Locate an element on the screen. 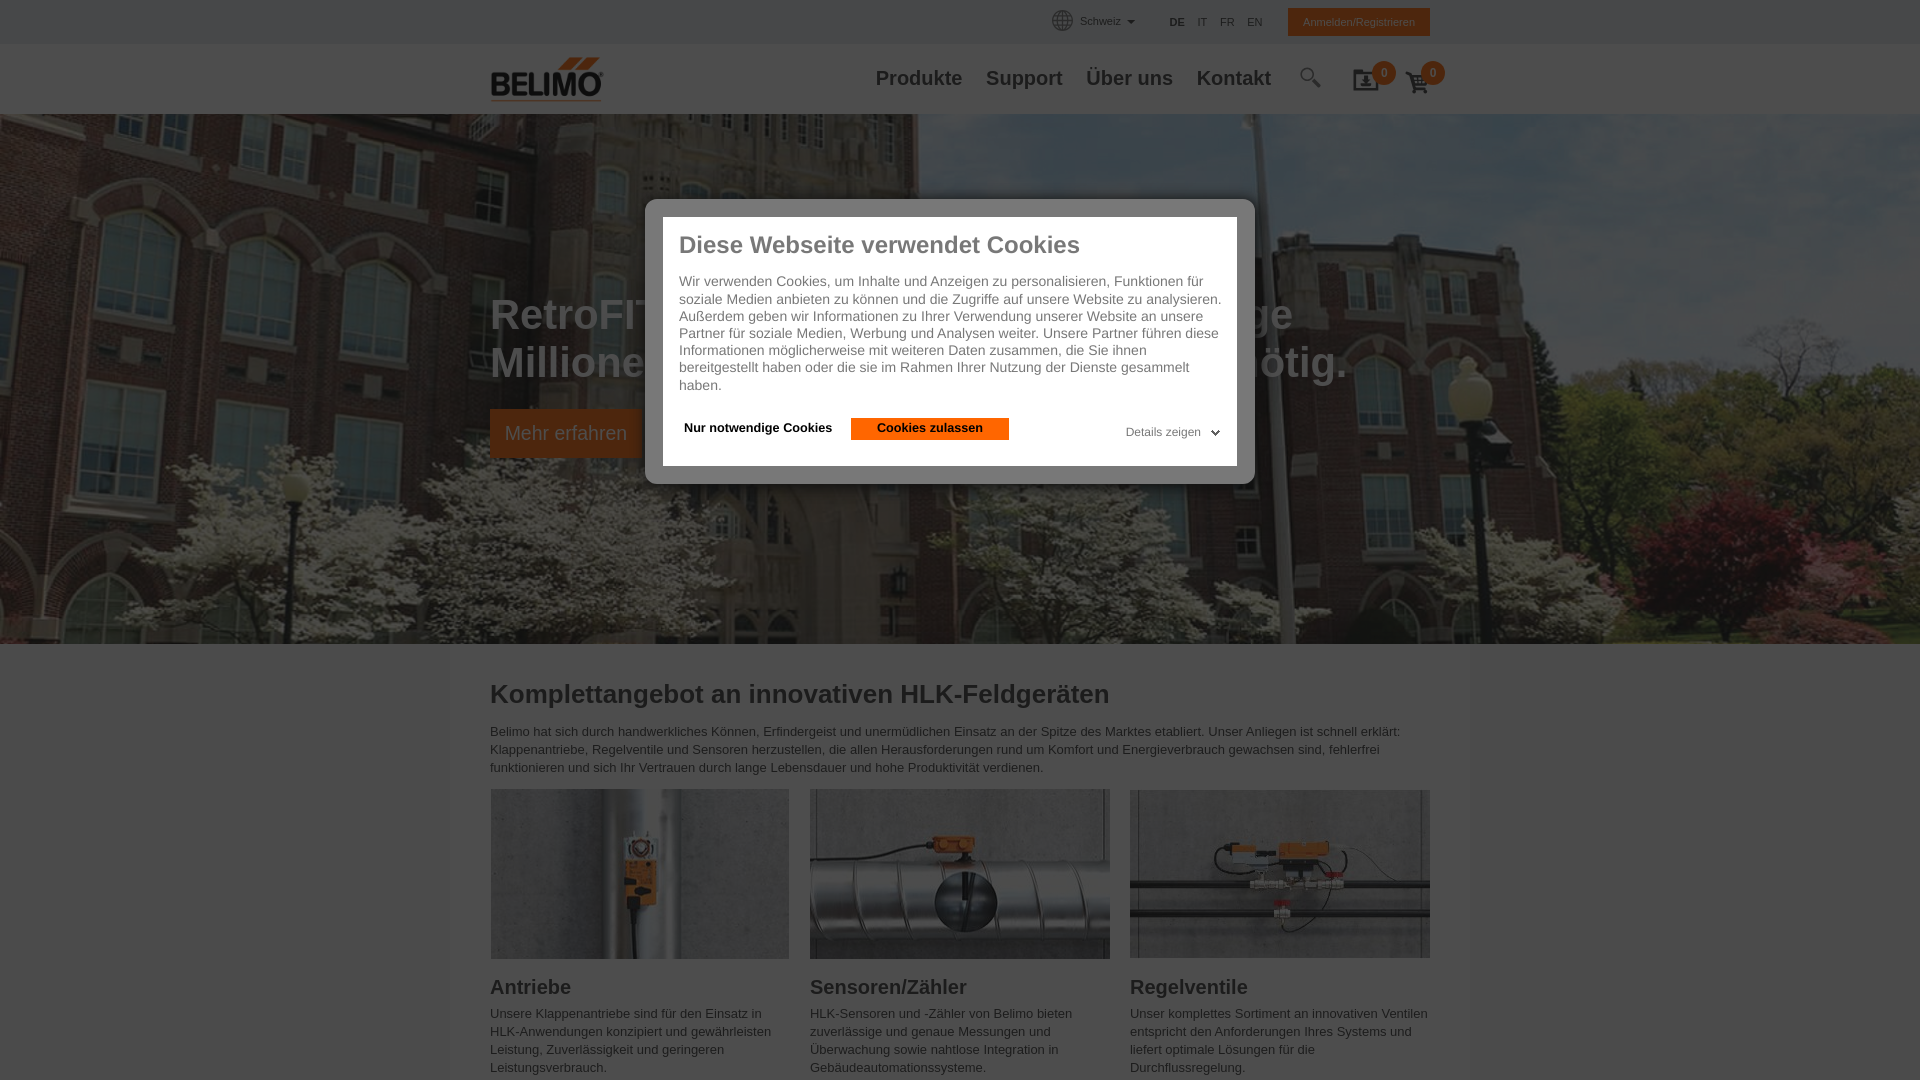 This screenshot has width=1920, height=1080. 'Details zeigen' is located at coordinates (1175, 427).